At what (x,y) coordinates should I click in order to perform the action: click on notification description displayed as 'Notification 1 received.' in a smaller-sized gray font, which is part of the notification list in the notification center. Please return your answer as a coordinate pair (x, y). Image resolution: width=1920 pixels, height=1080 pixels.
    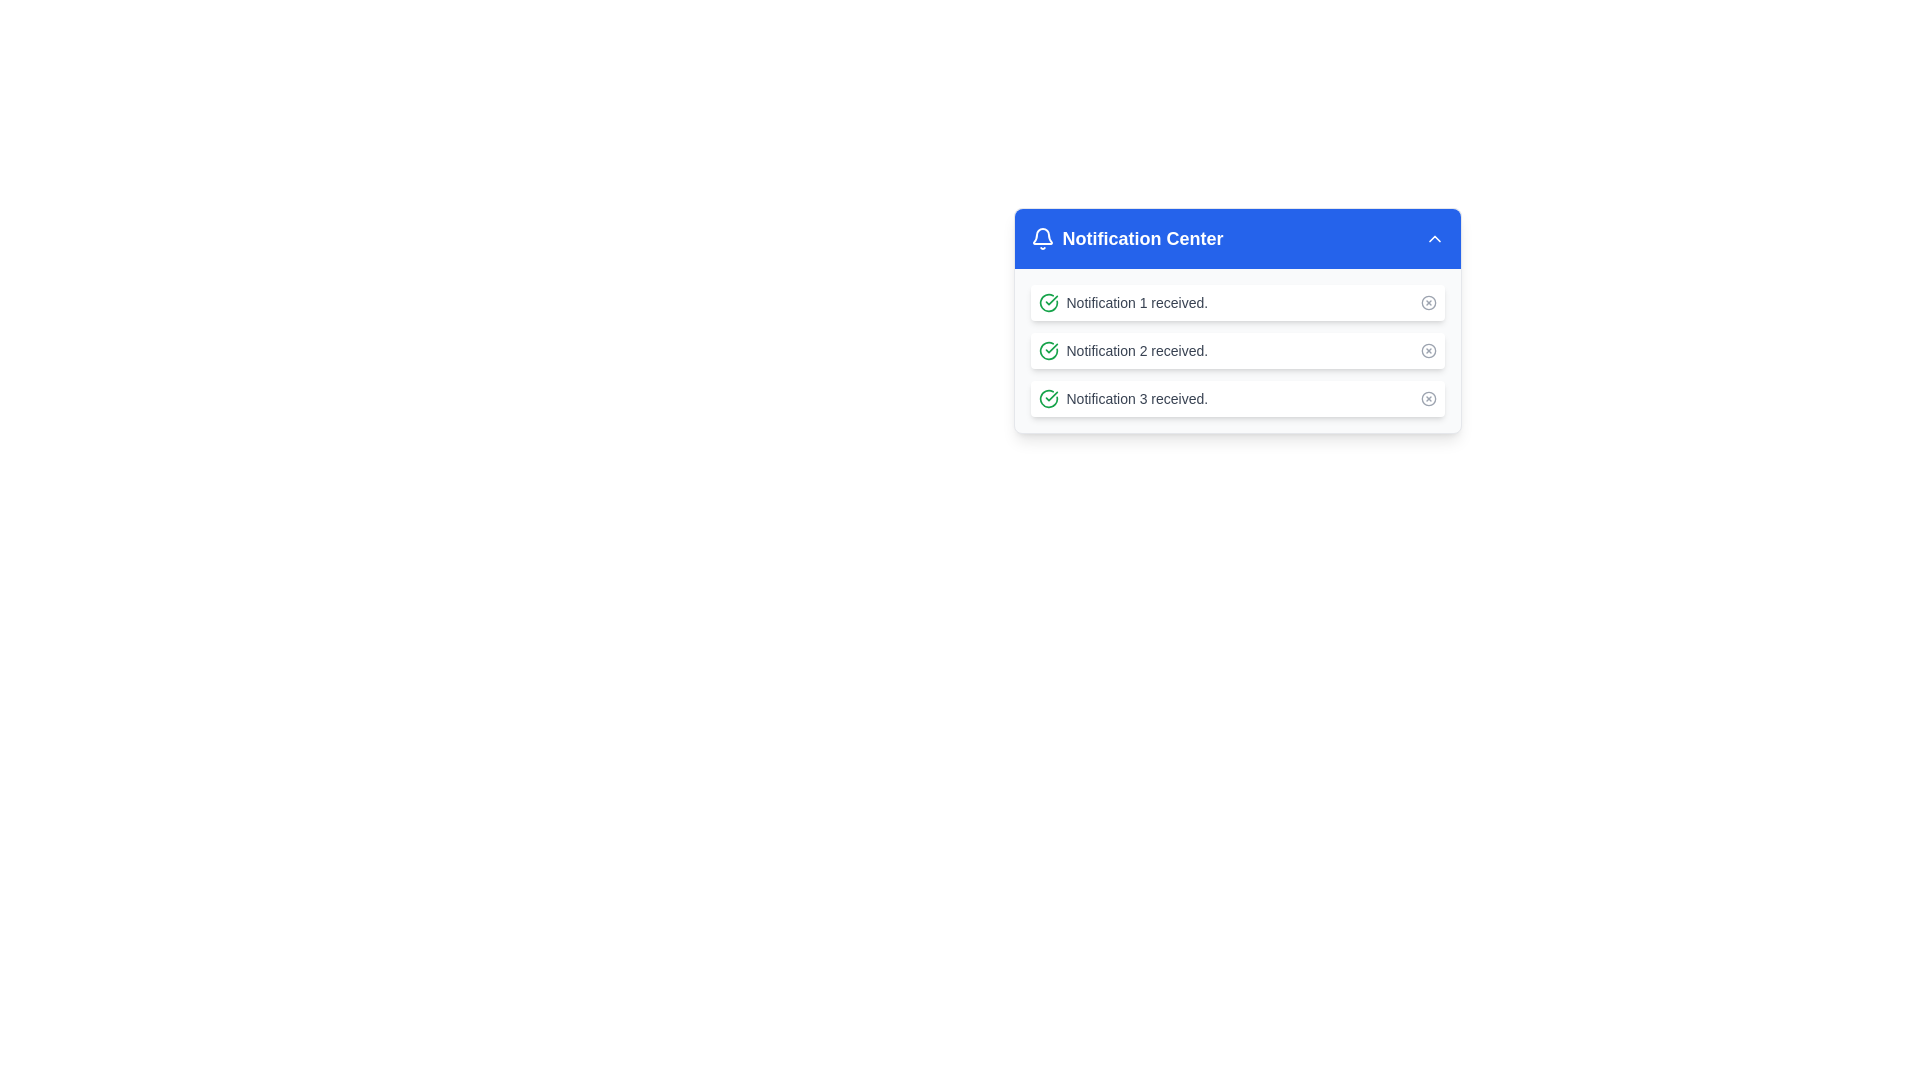
    Looking at the image, I should click on (1137, 303).